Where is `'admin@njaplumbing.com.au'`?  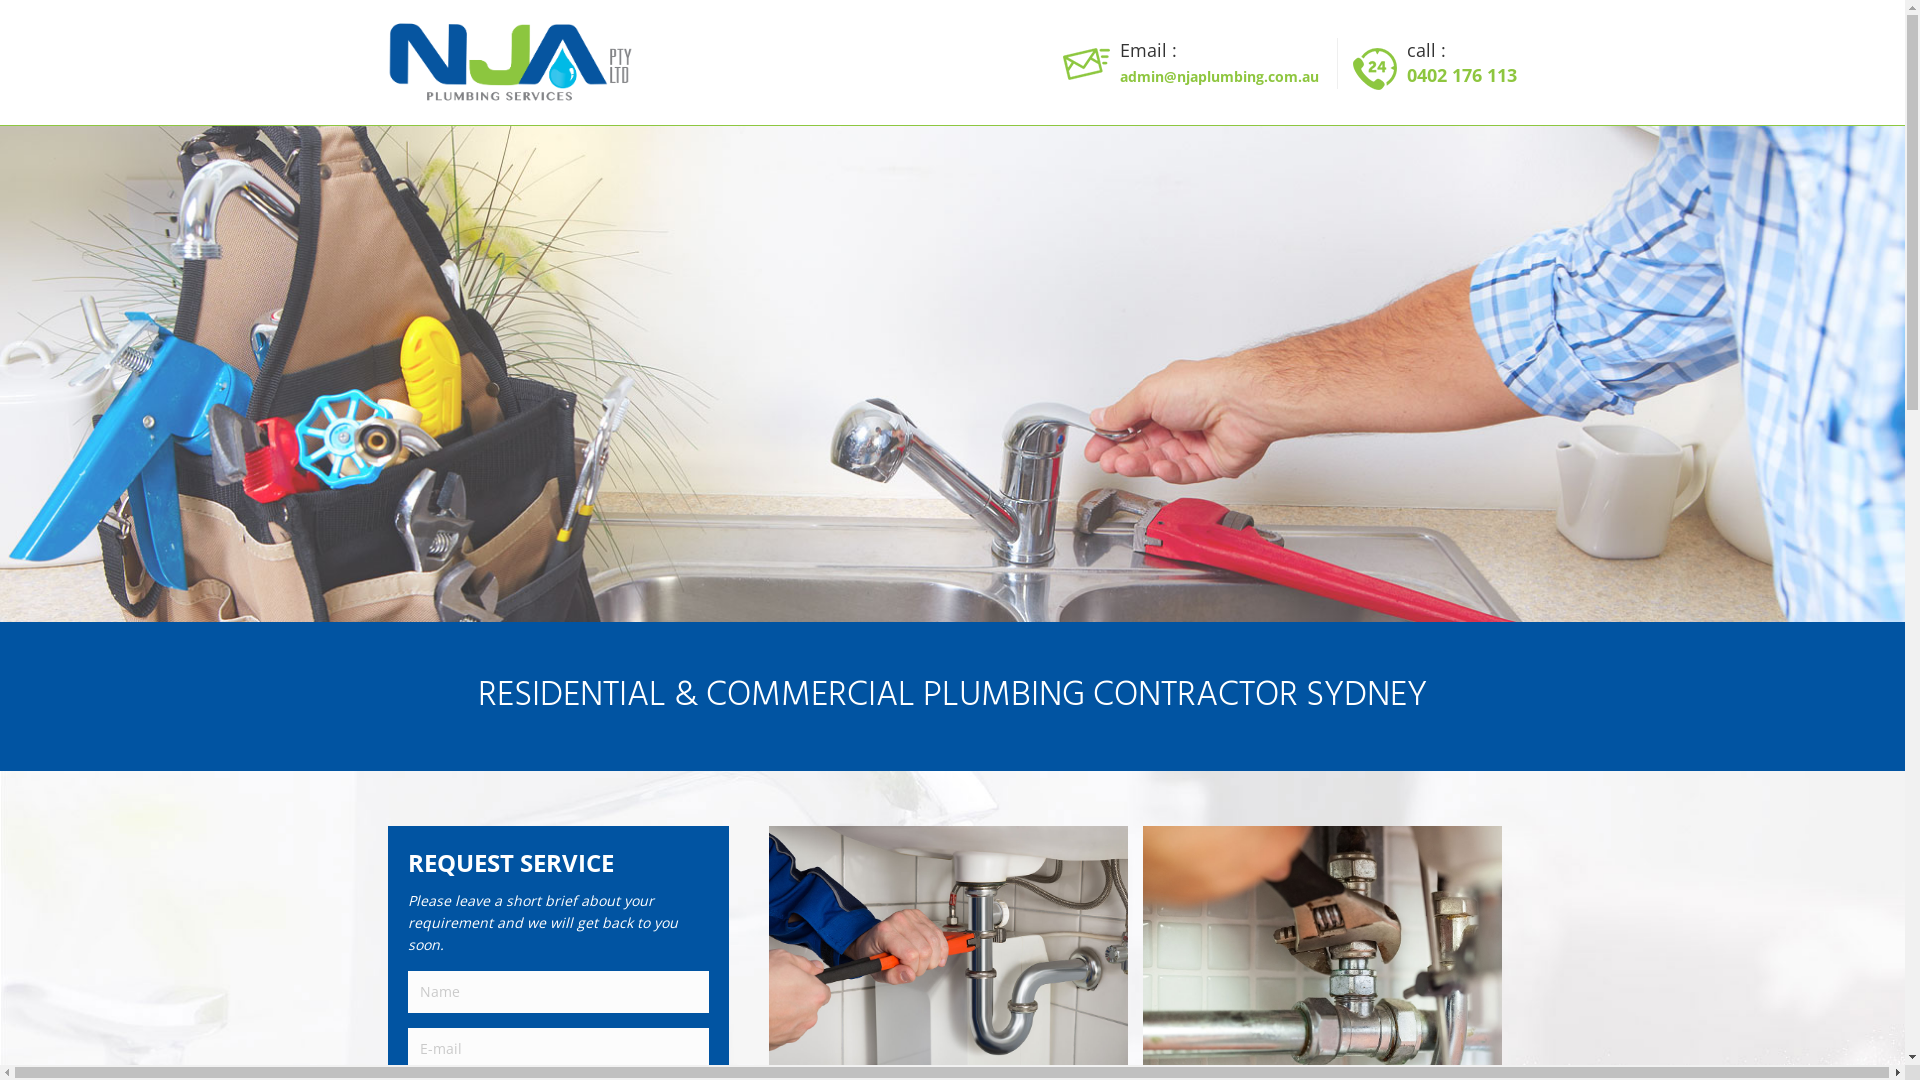
'admin@njaplumbing.com.au' is located at coordinates (1218, 75).